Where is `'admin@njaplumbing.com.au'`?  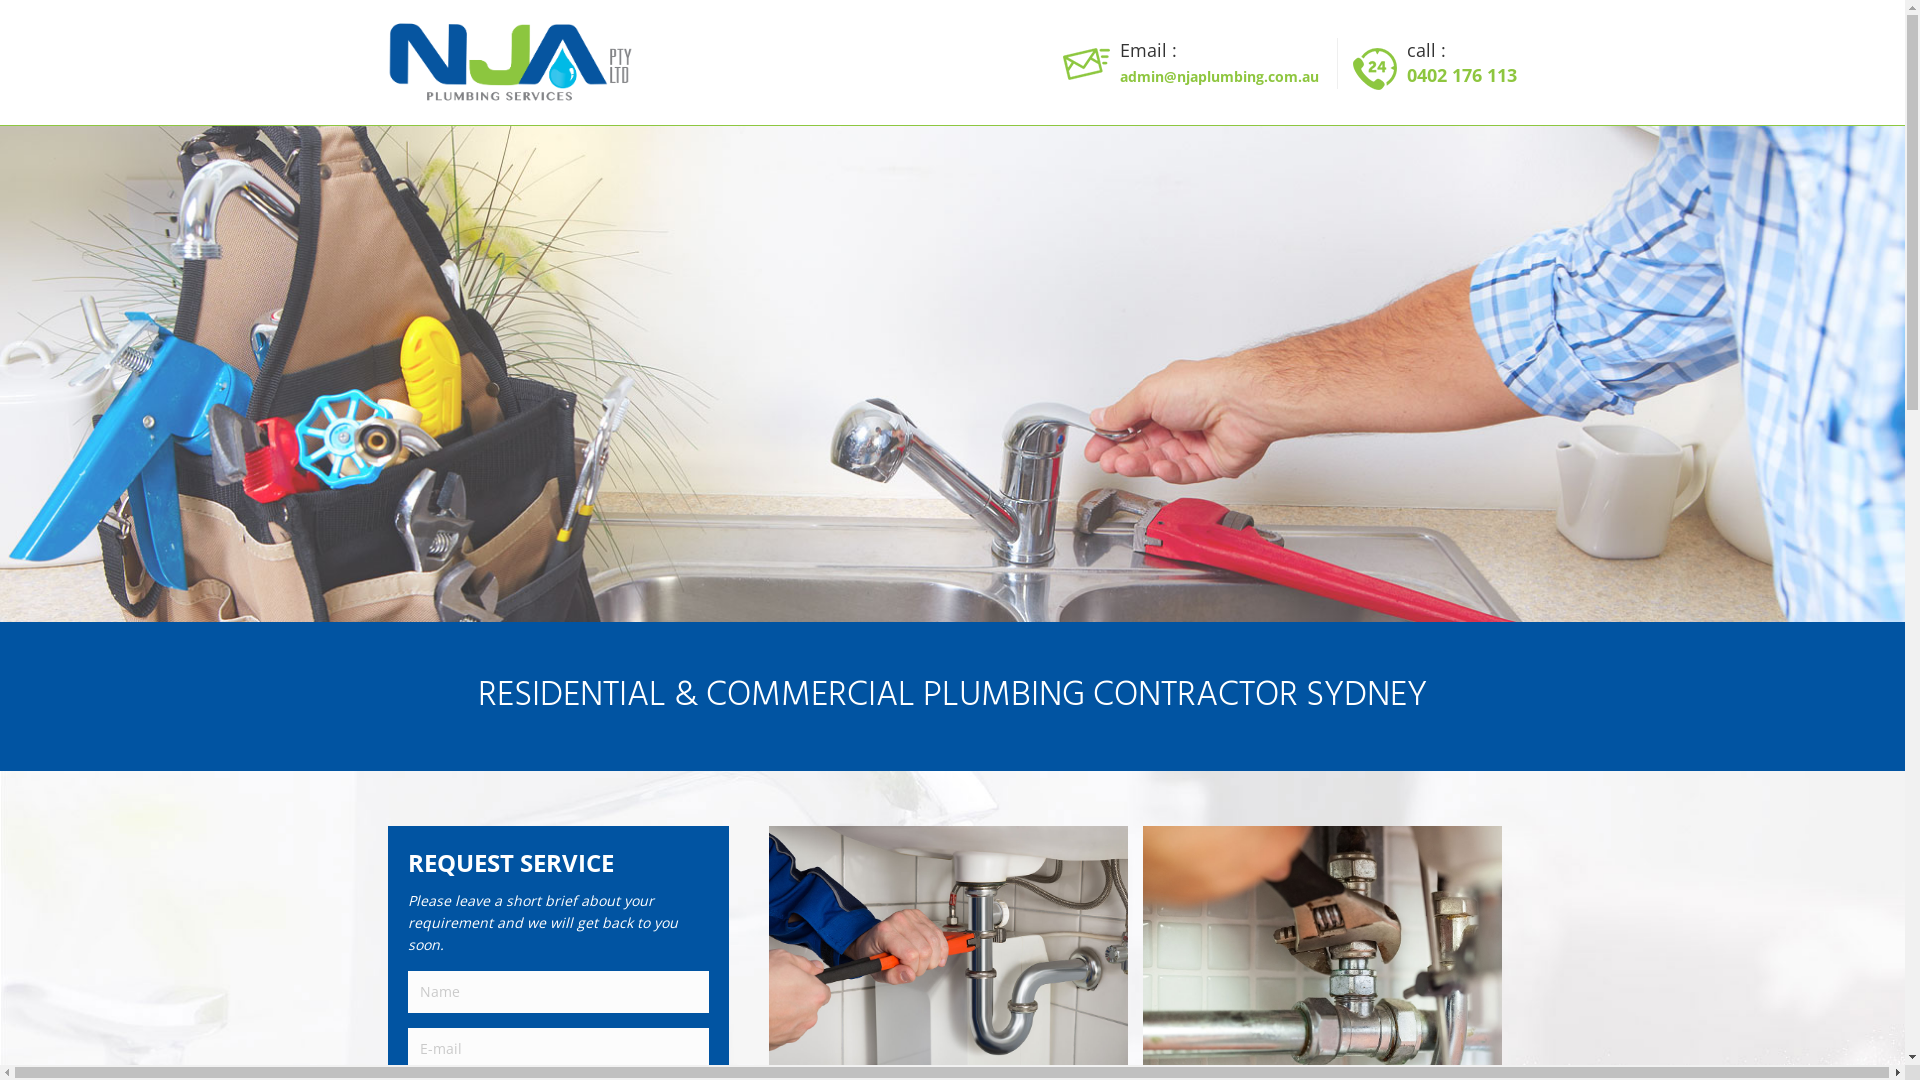
'admin@njaplumbing.com.au' is located at coordinates (1218, 75).